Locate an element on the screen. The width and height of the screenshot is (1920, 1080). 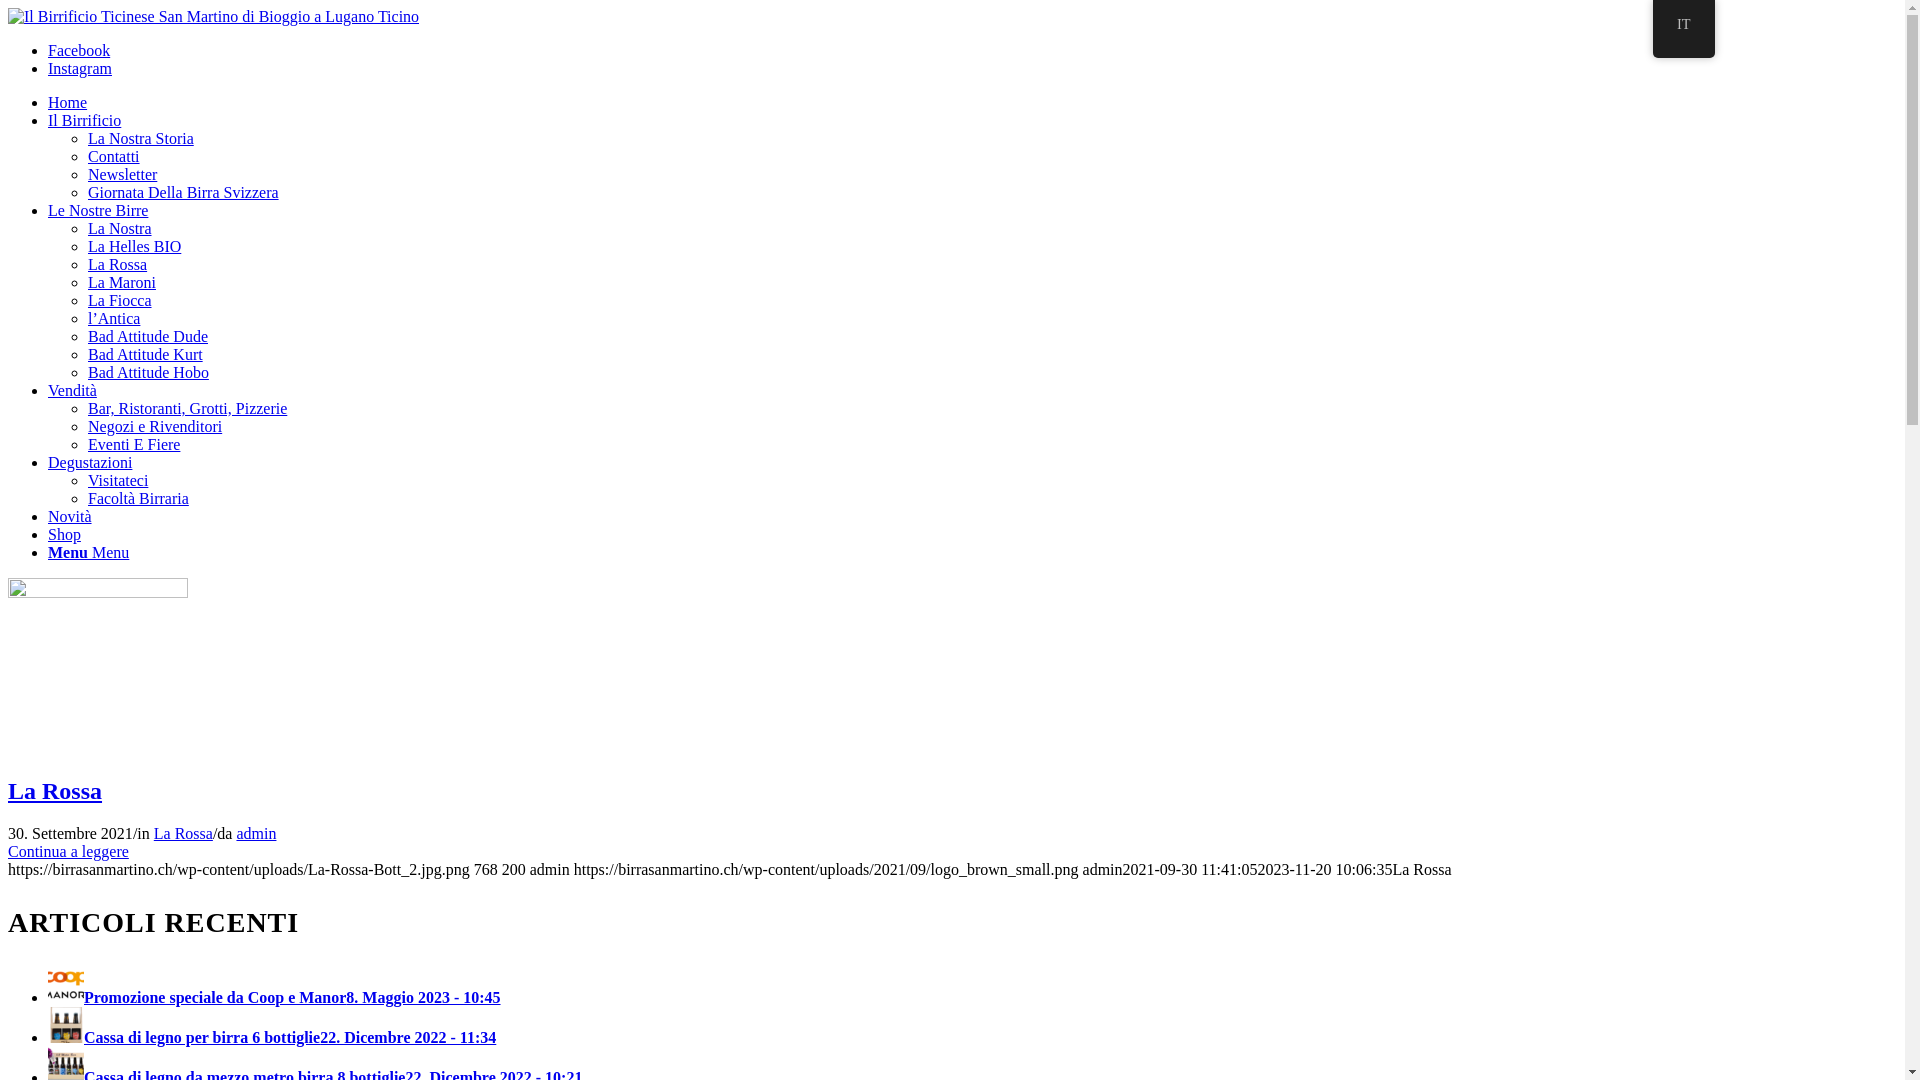
'Degustazioni' is located at coordinates (89, 462).